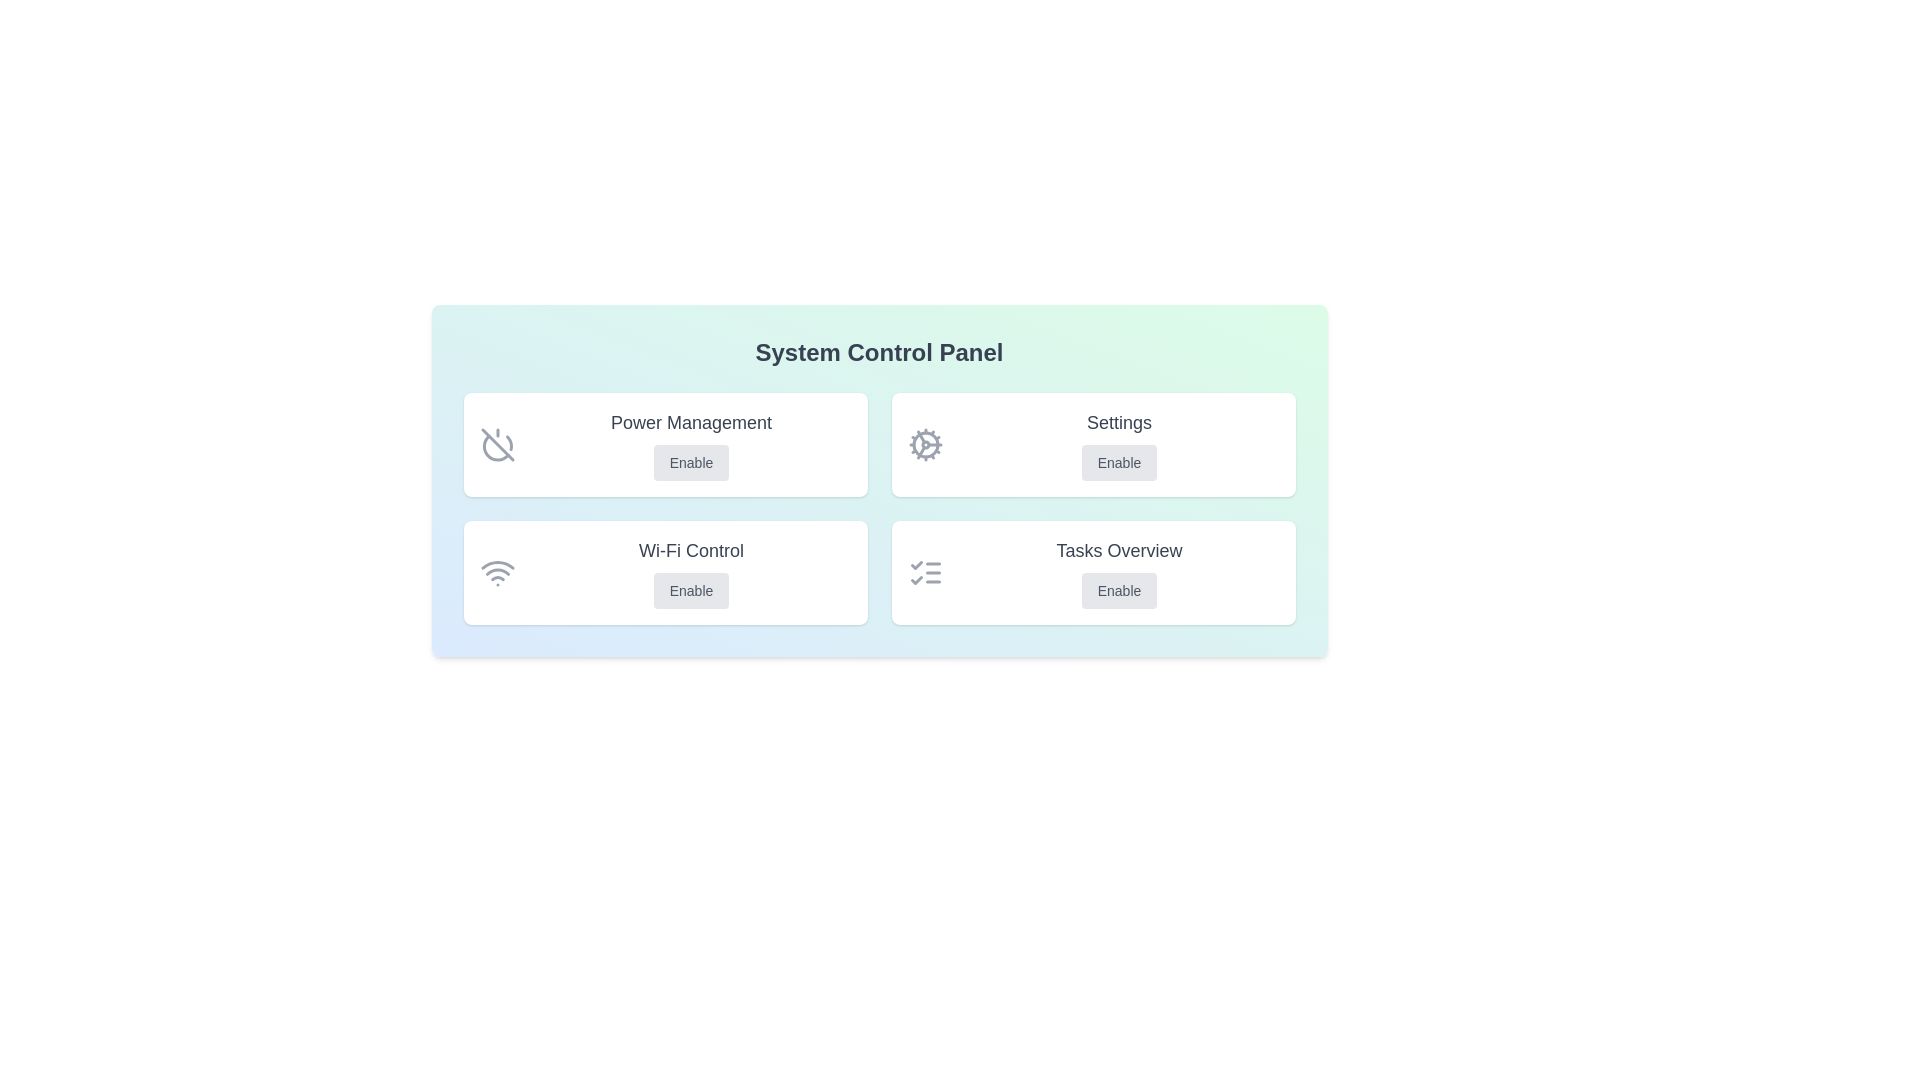  I want to click on the 'Enable' button located, so click(1118, 589).